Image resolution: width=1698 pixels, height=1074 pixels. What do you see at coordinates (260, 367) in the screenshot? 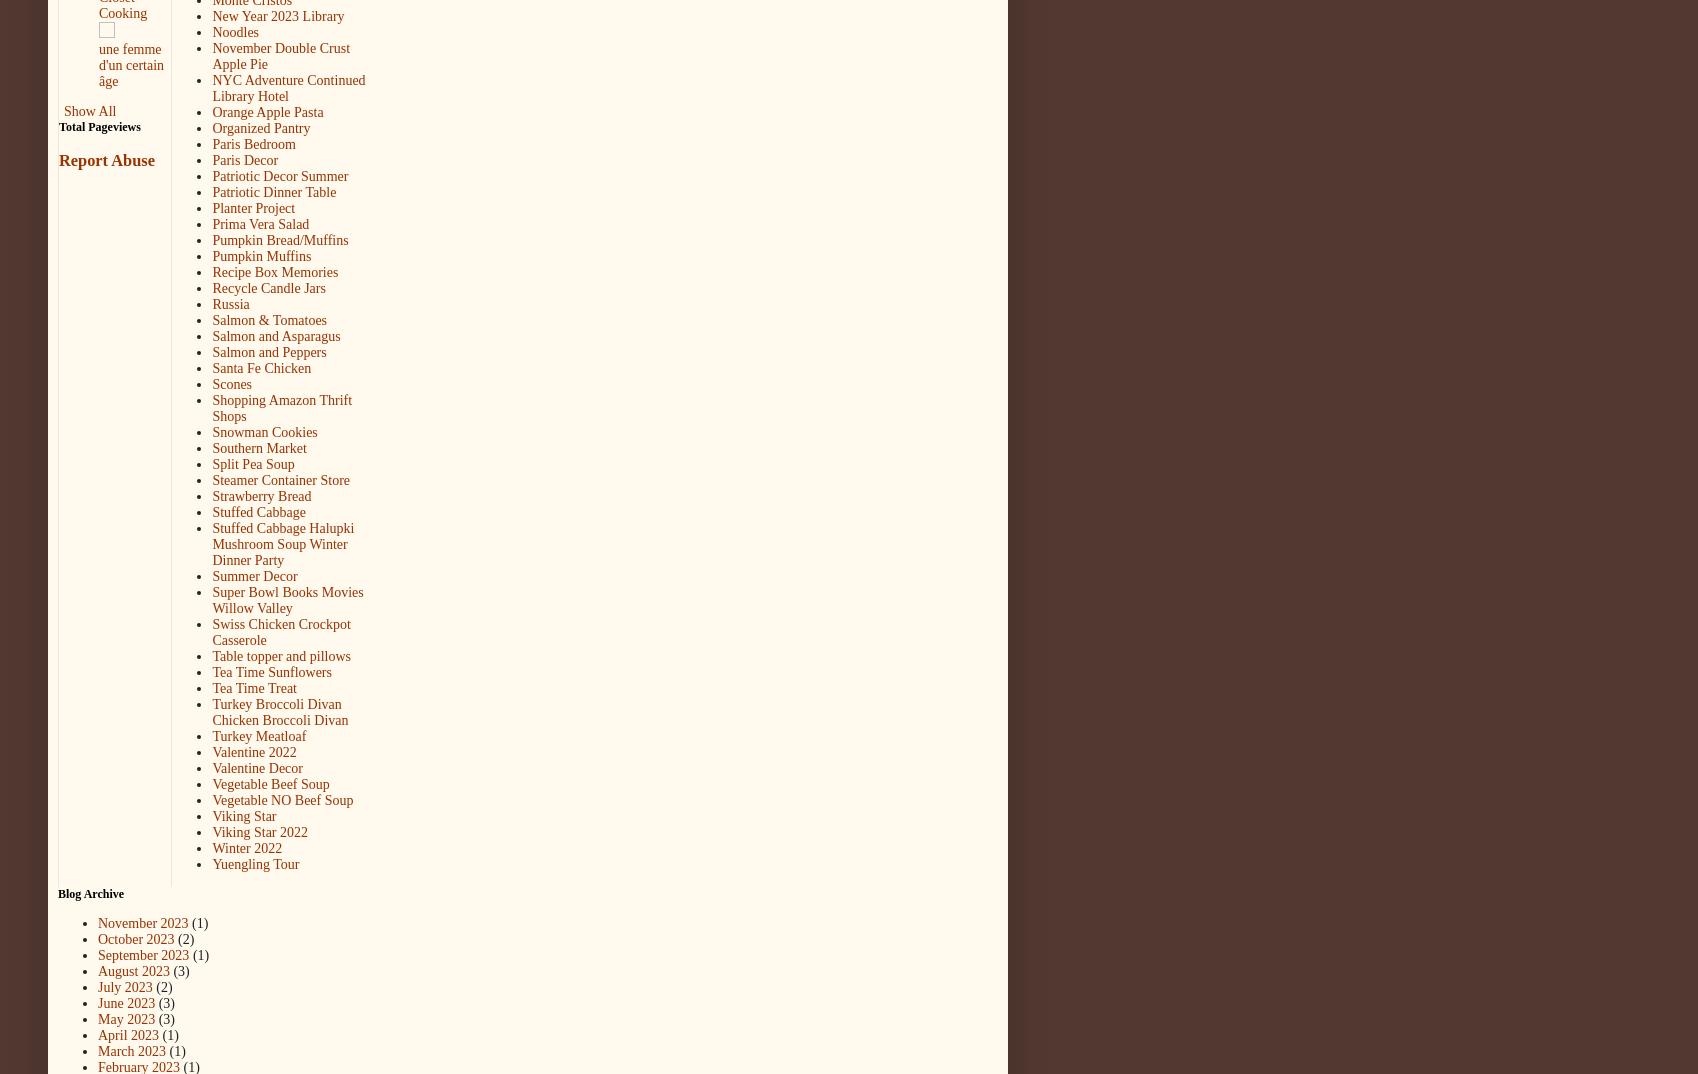
I see `'Santa Fe Chicken'` at bounding box center [260, 367].